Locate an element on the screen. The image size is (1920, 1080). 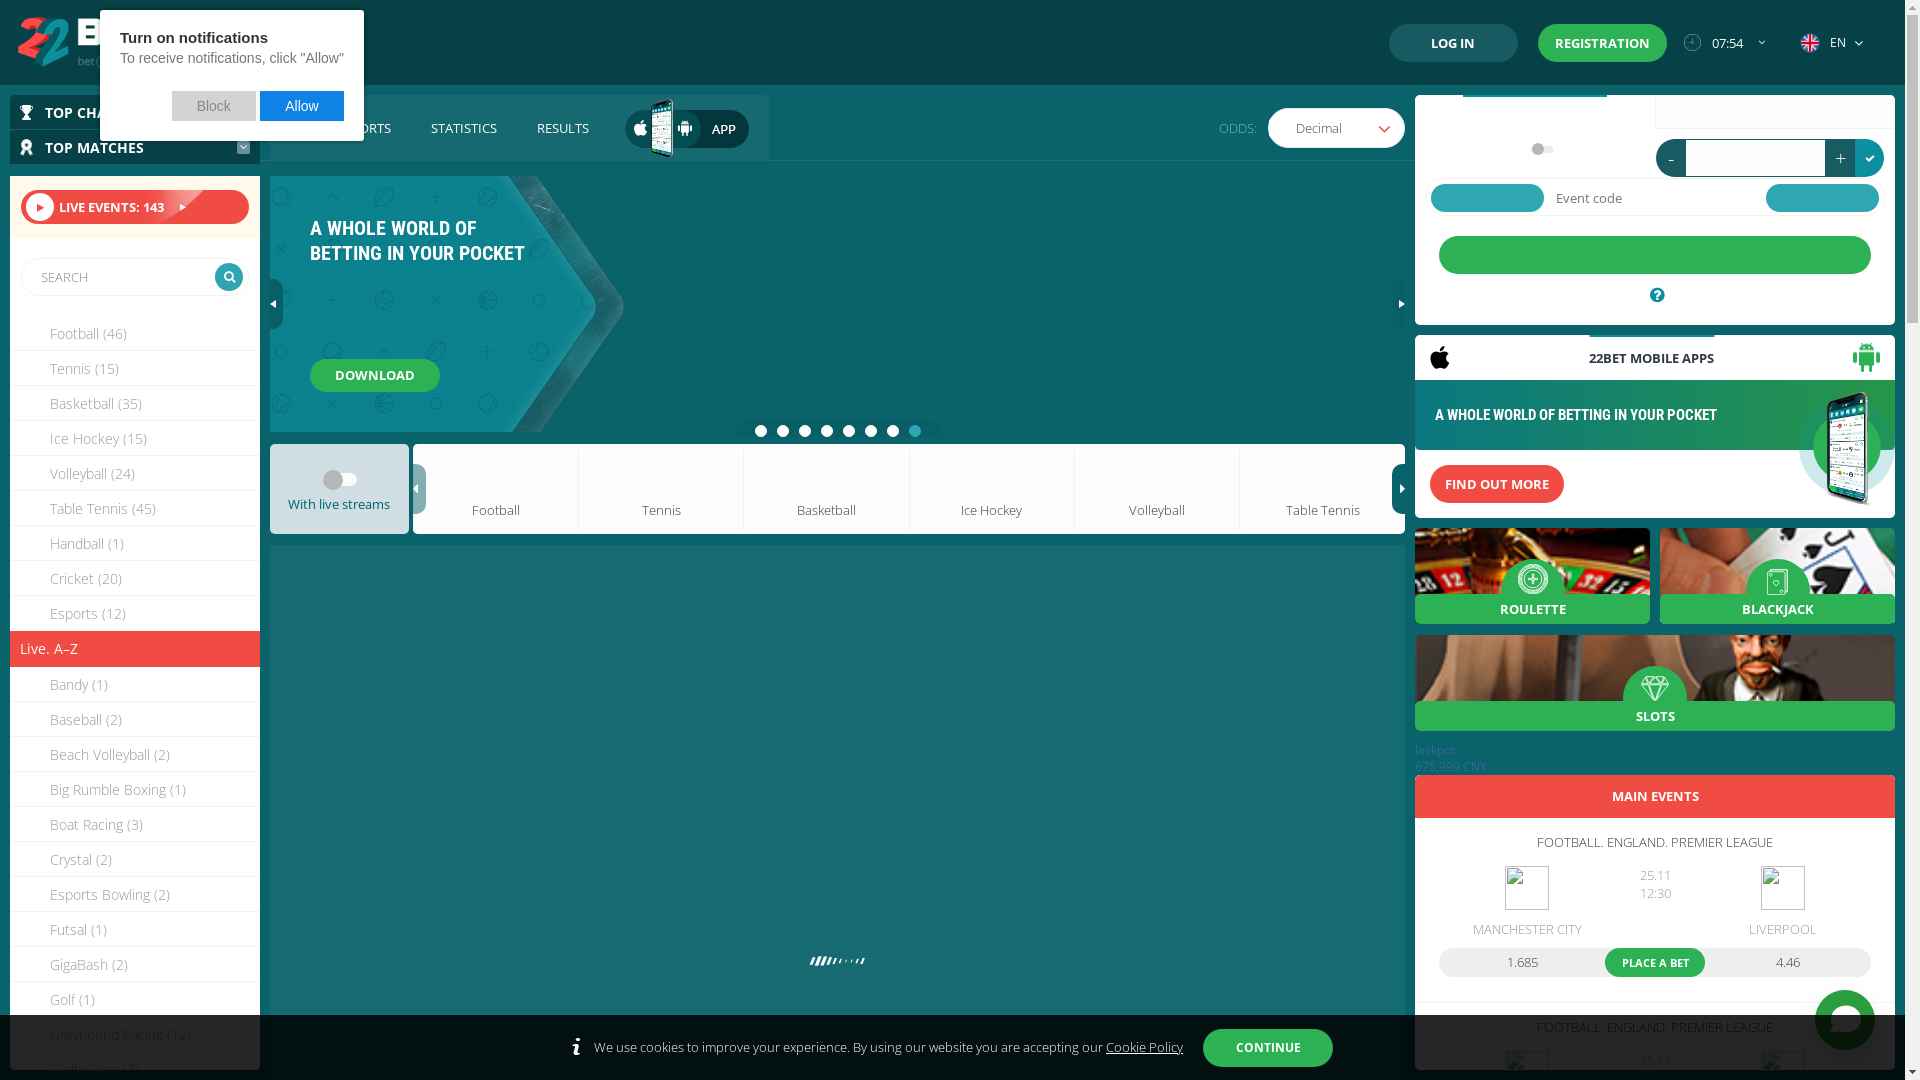
'Tennis' is located at coordinates (576, 489).